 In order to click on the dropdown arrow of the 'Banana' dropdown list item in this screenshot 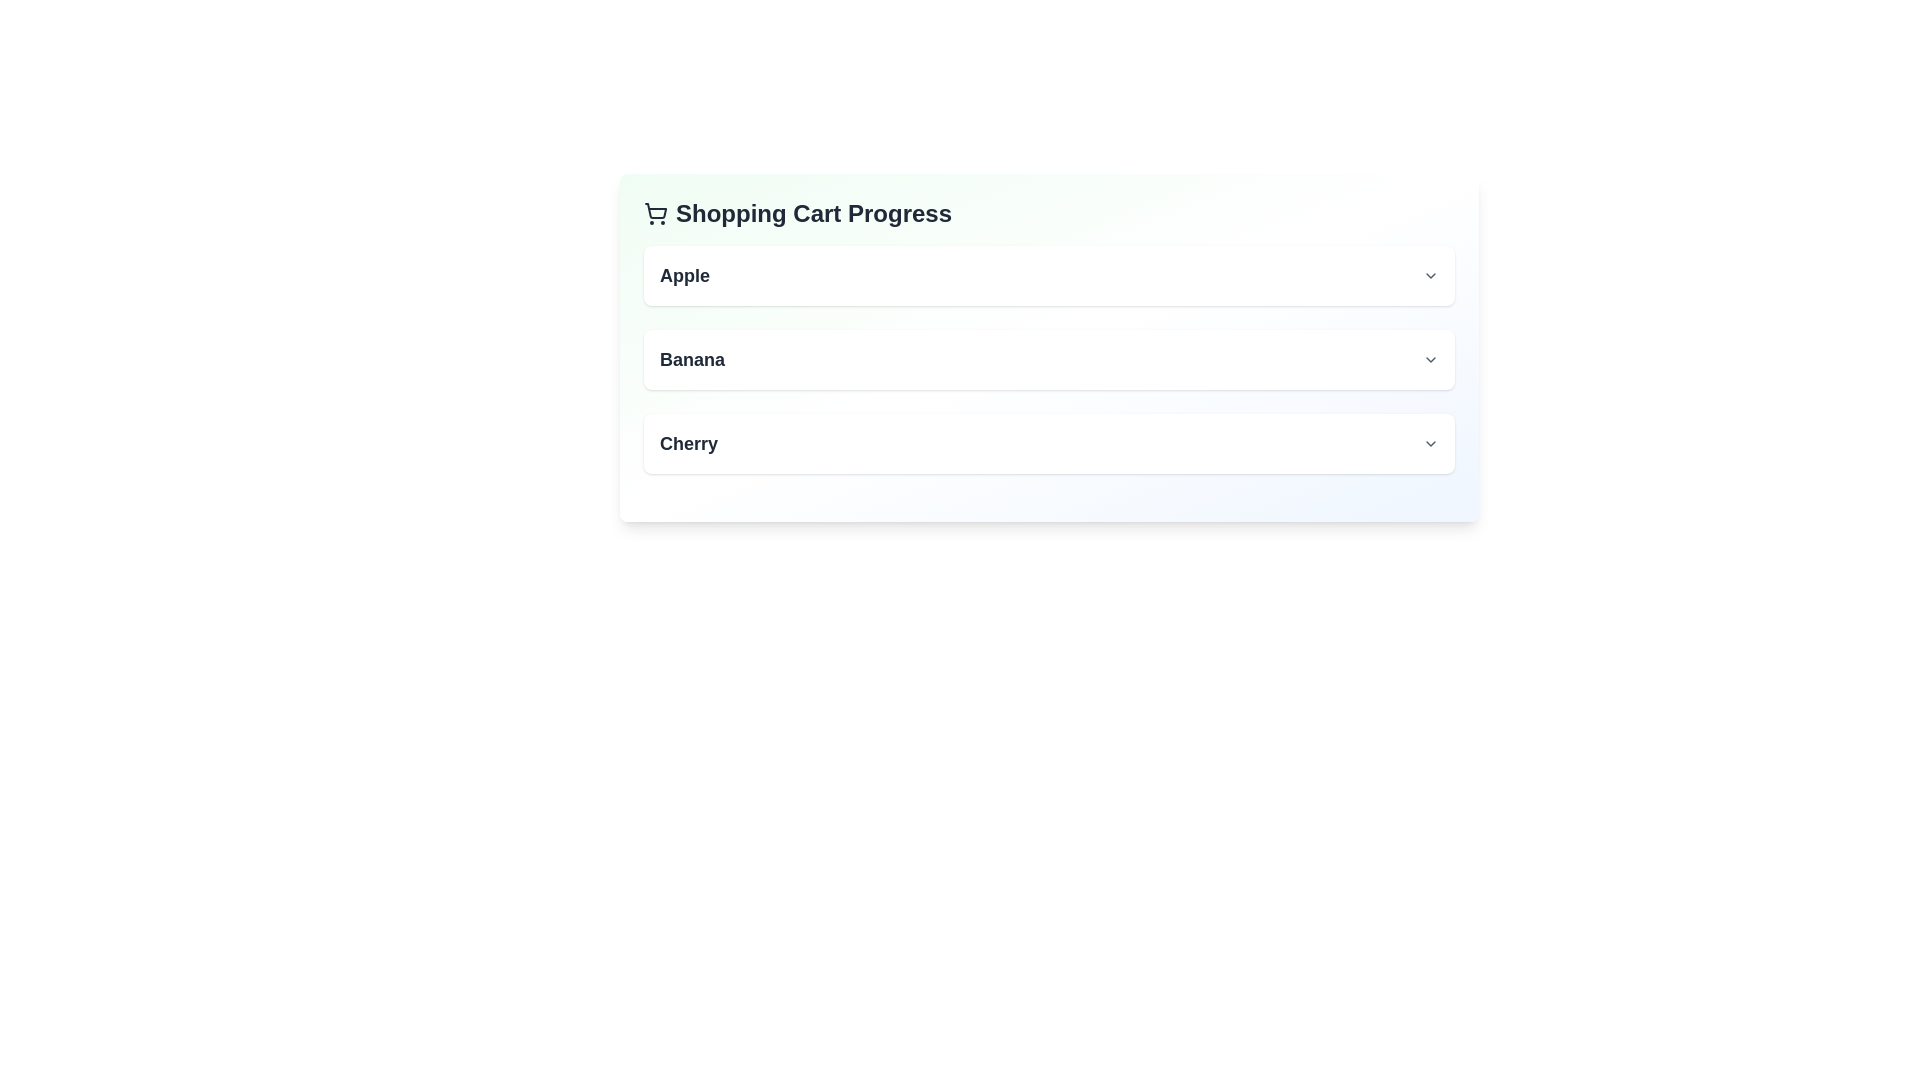, I will do `click(1048, 358)`.